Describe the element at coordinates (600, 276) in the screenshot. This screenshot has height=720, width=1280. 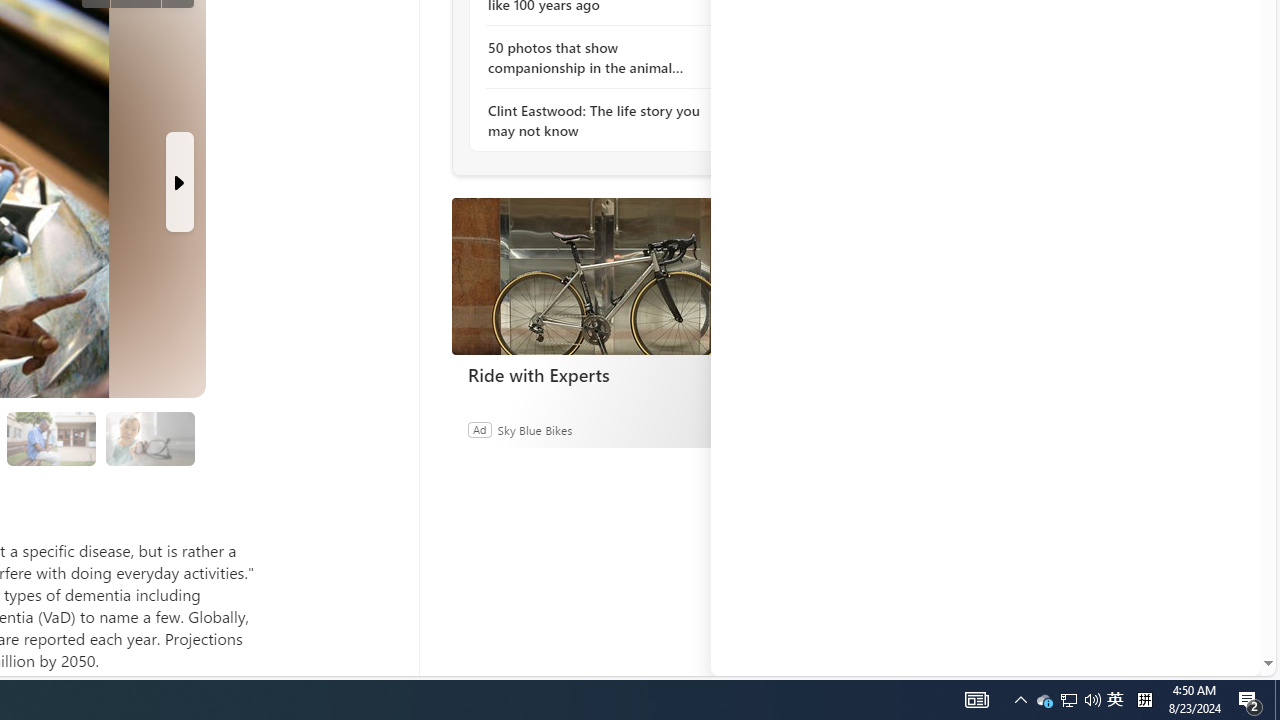
I see `'Ride with Experts'` at that location.